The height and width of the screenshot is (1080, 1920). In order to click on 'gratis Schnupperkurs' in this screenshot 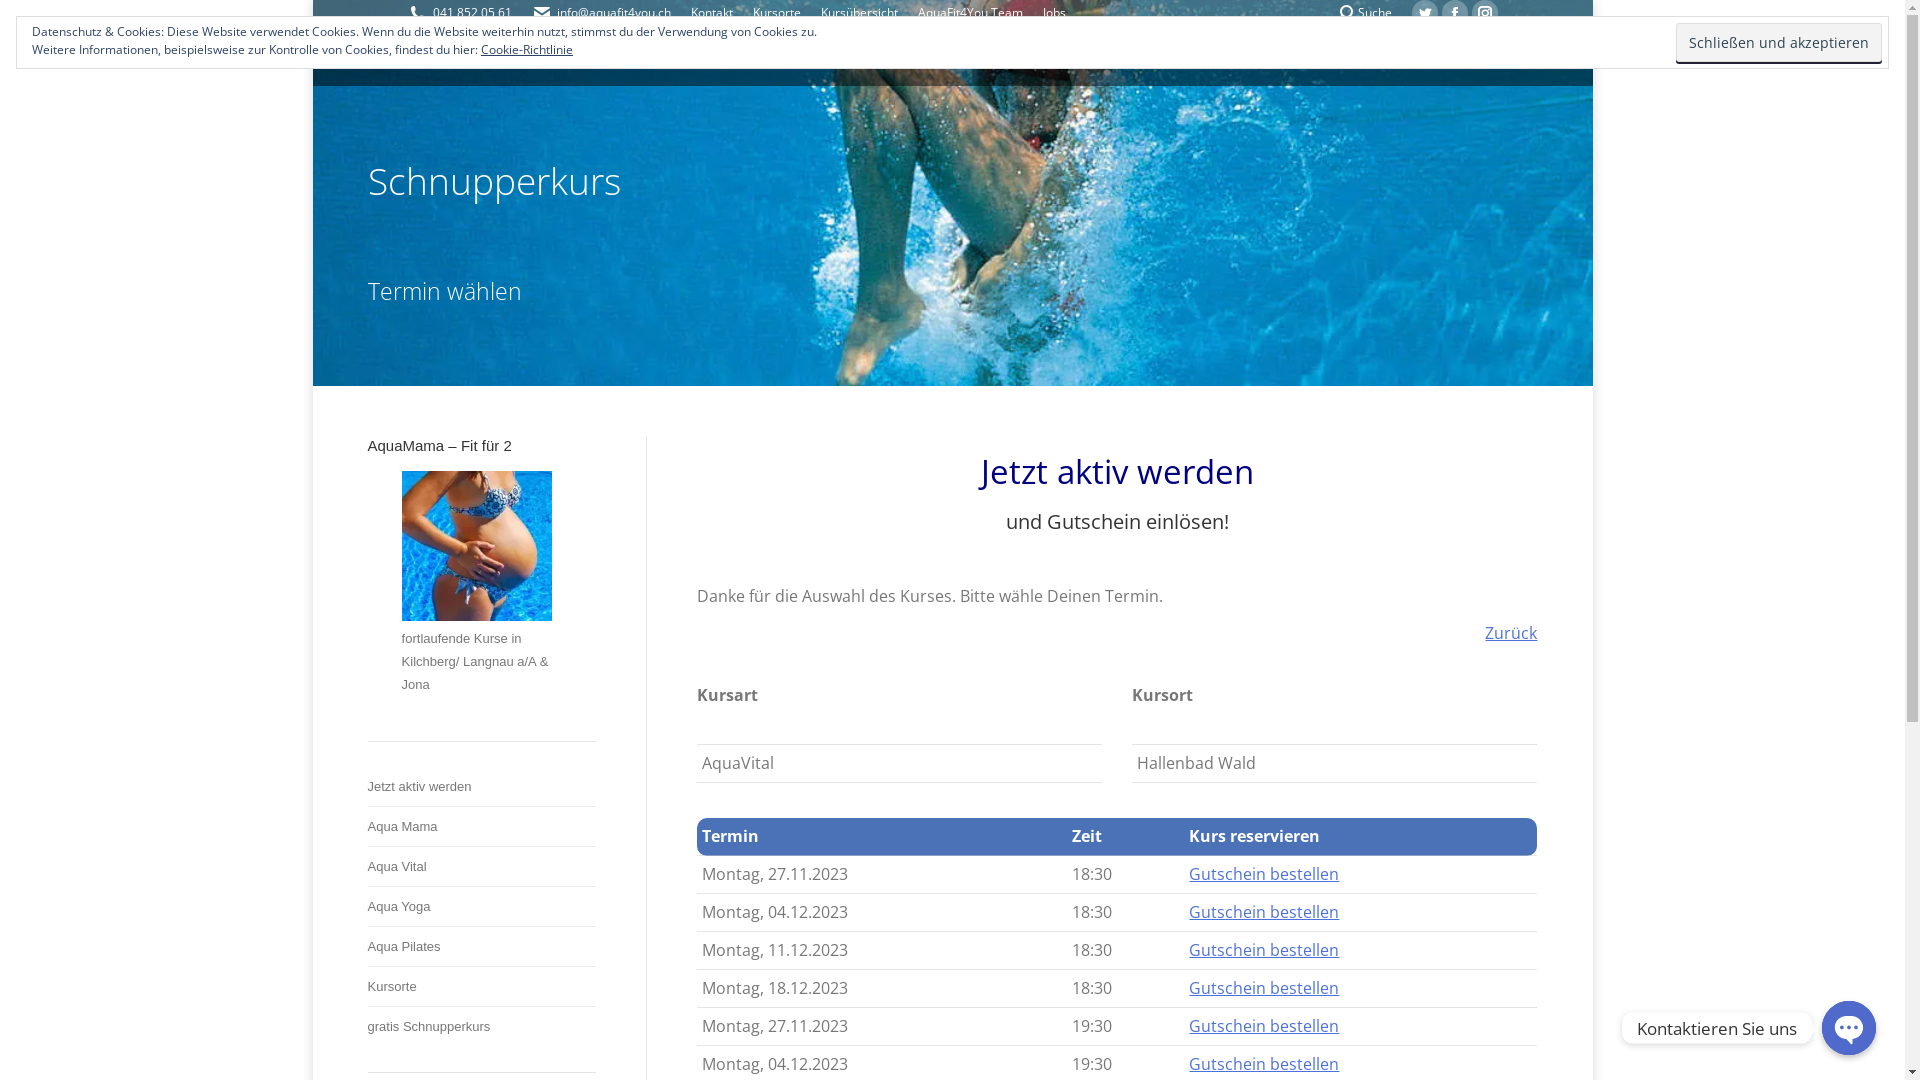, I will do `click(428, 1026)`.